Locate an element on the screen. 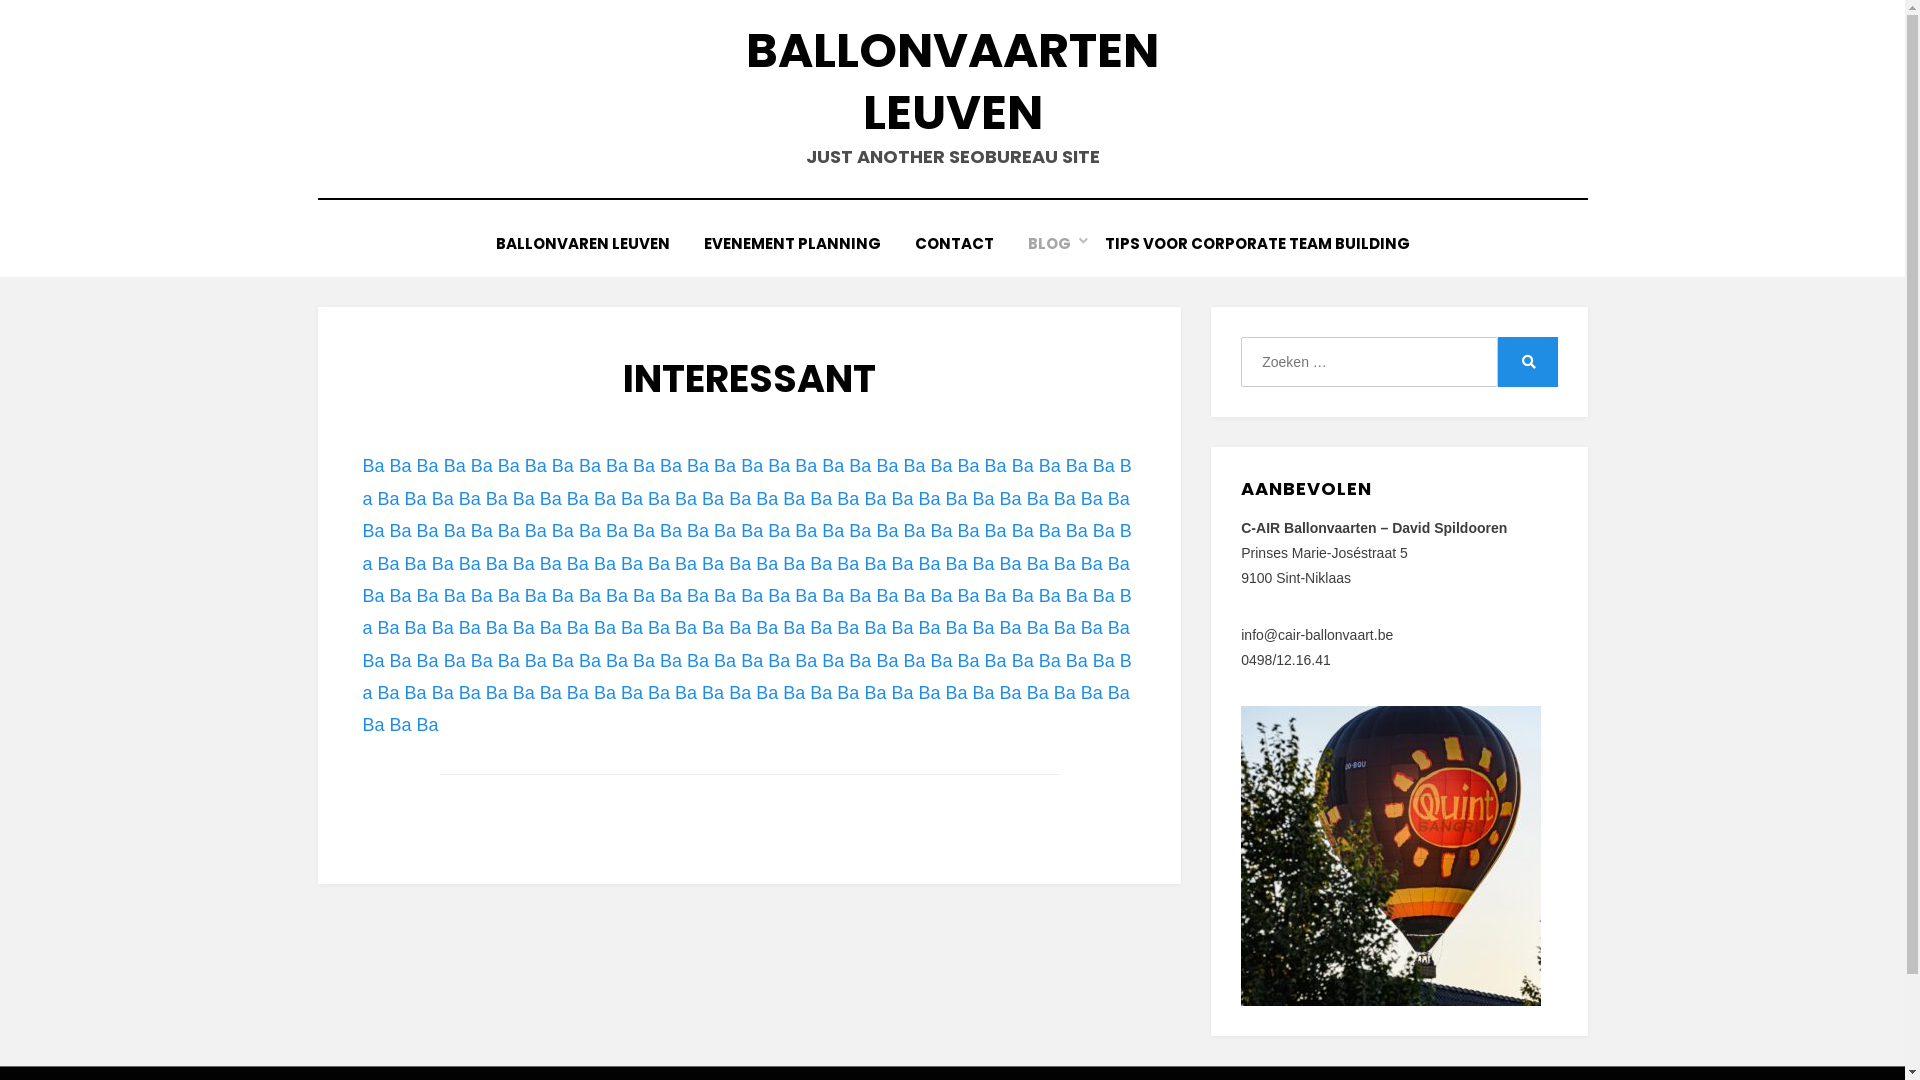 This screenshot has width=1920, height=1080. 'BLOG' is located at coordinates (1047, 242).